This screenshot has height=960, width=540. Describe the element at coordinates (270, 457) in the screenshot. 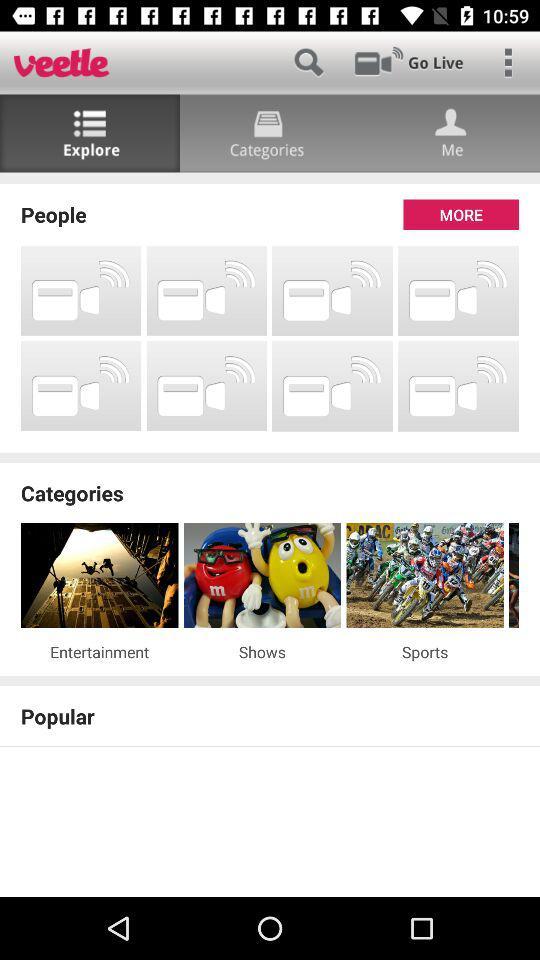

I see `item above the categories` at that location.